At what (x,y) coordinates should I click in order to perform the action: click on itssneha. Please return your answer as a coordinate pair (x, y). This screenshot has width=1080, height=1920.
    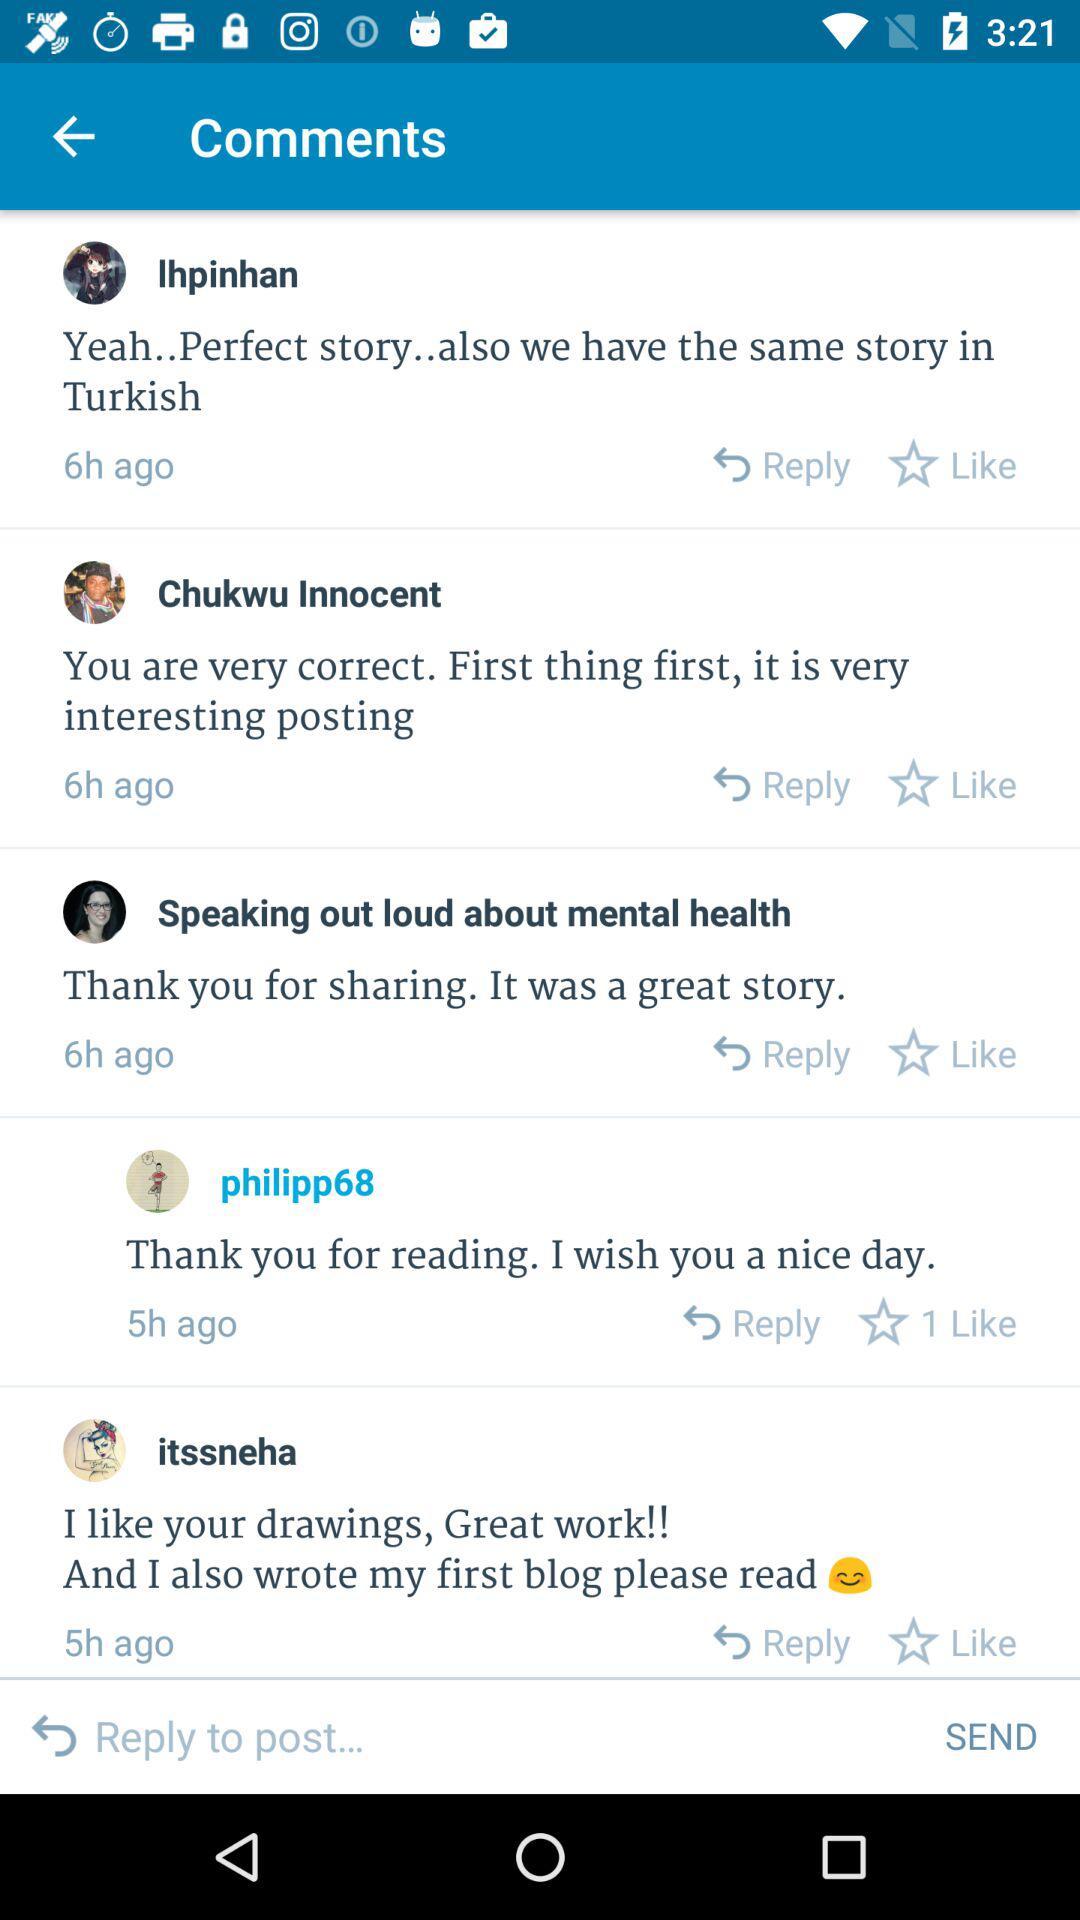
    Looking at the image, I should click on (226, 1450).